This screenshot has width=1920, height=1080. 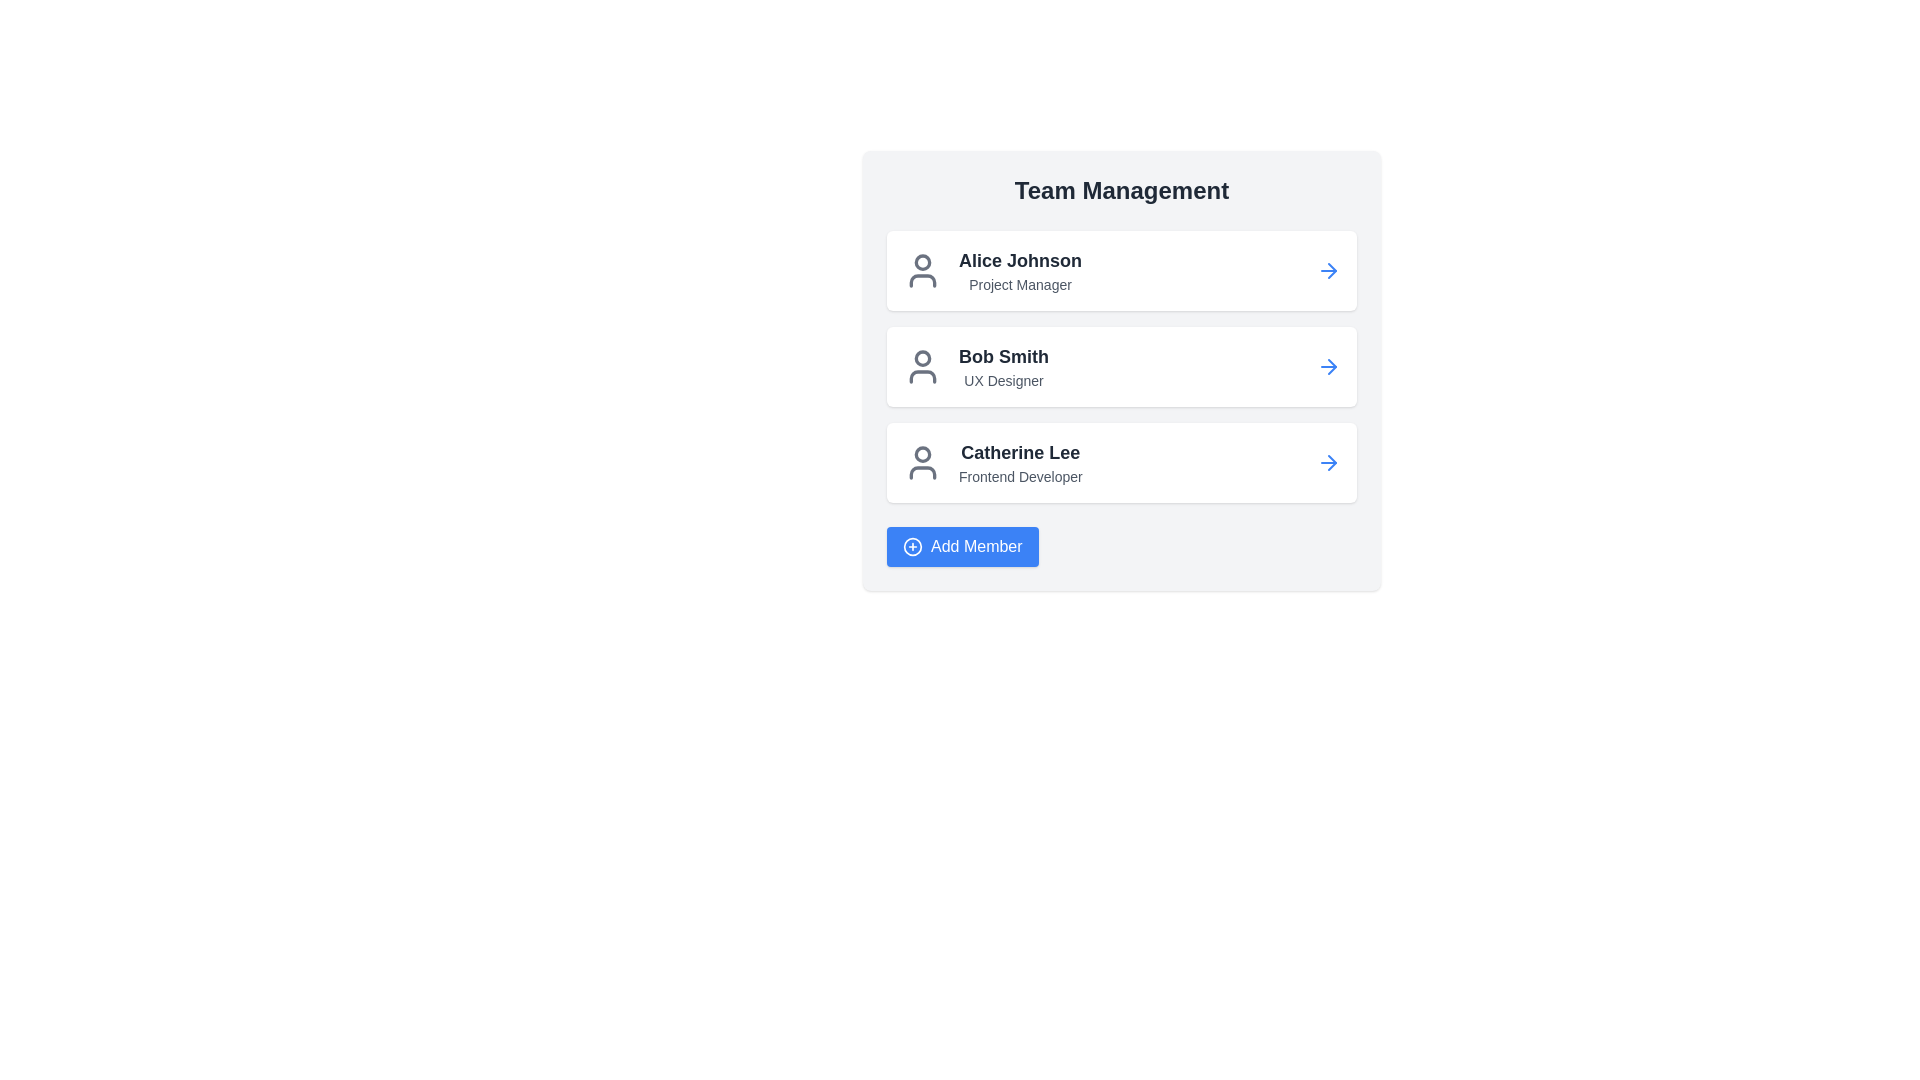 I want to click on the plus icon enclosed within a circle, which is part of the blue button labeled 'Add Member' located at the bottom section of the card interface, so click(x=911, y=547).